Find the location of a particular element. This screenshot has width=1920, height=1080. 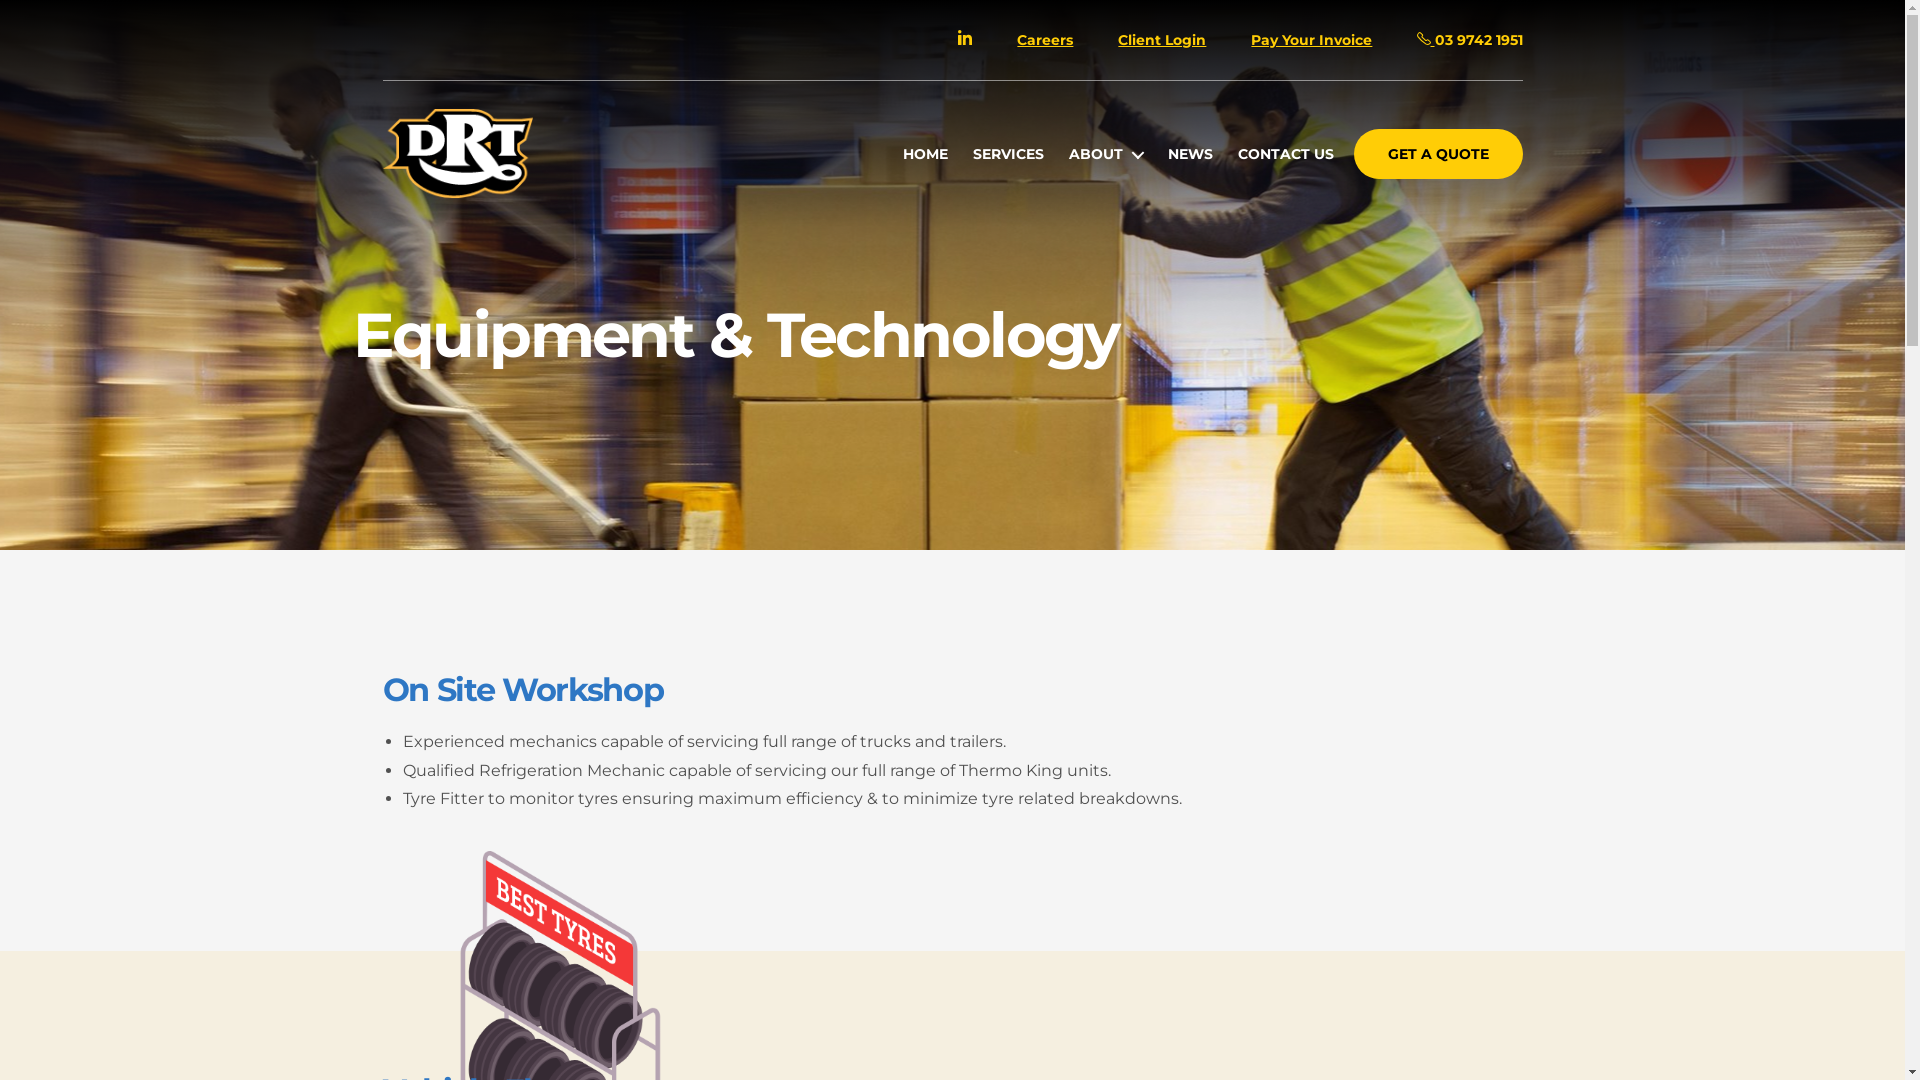

'Client Login' is located at coordinates (1117, 39).